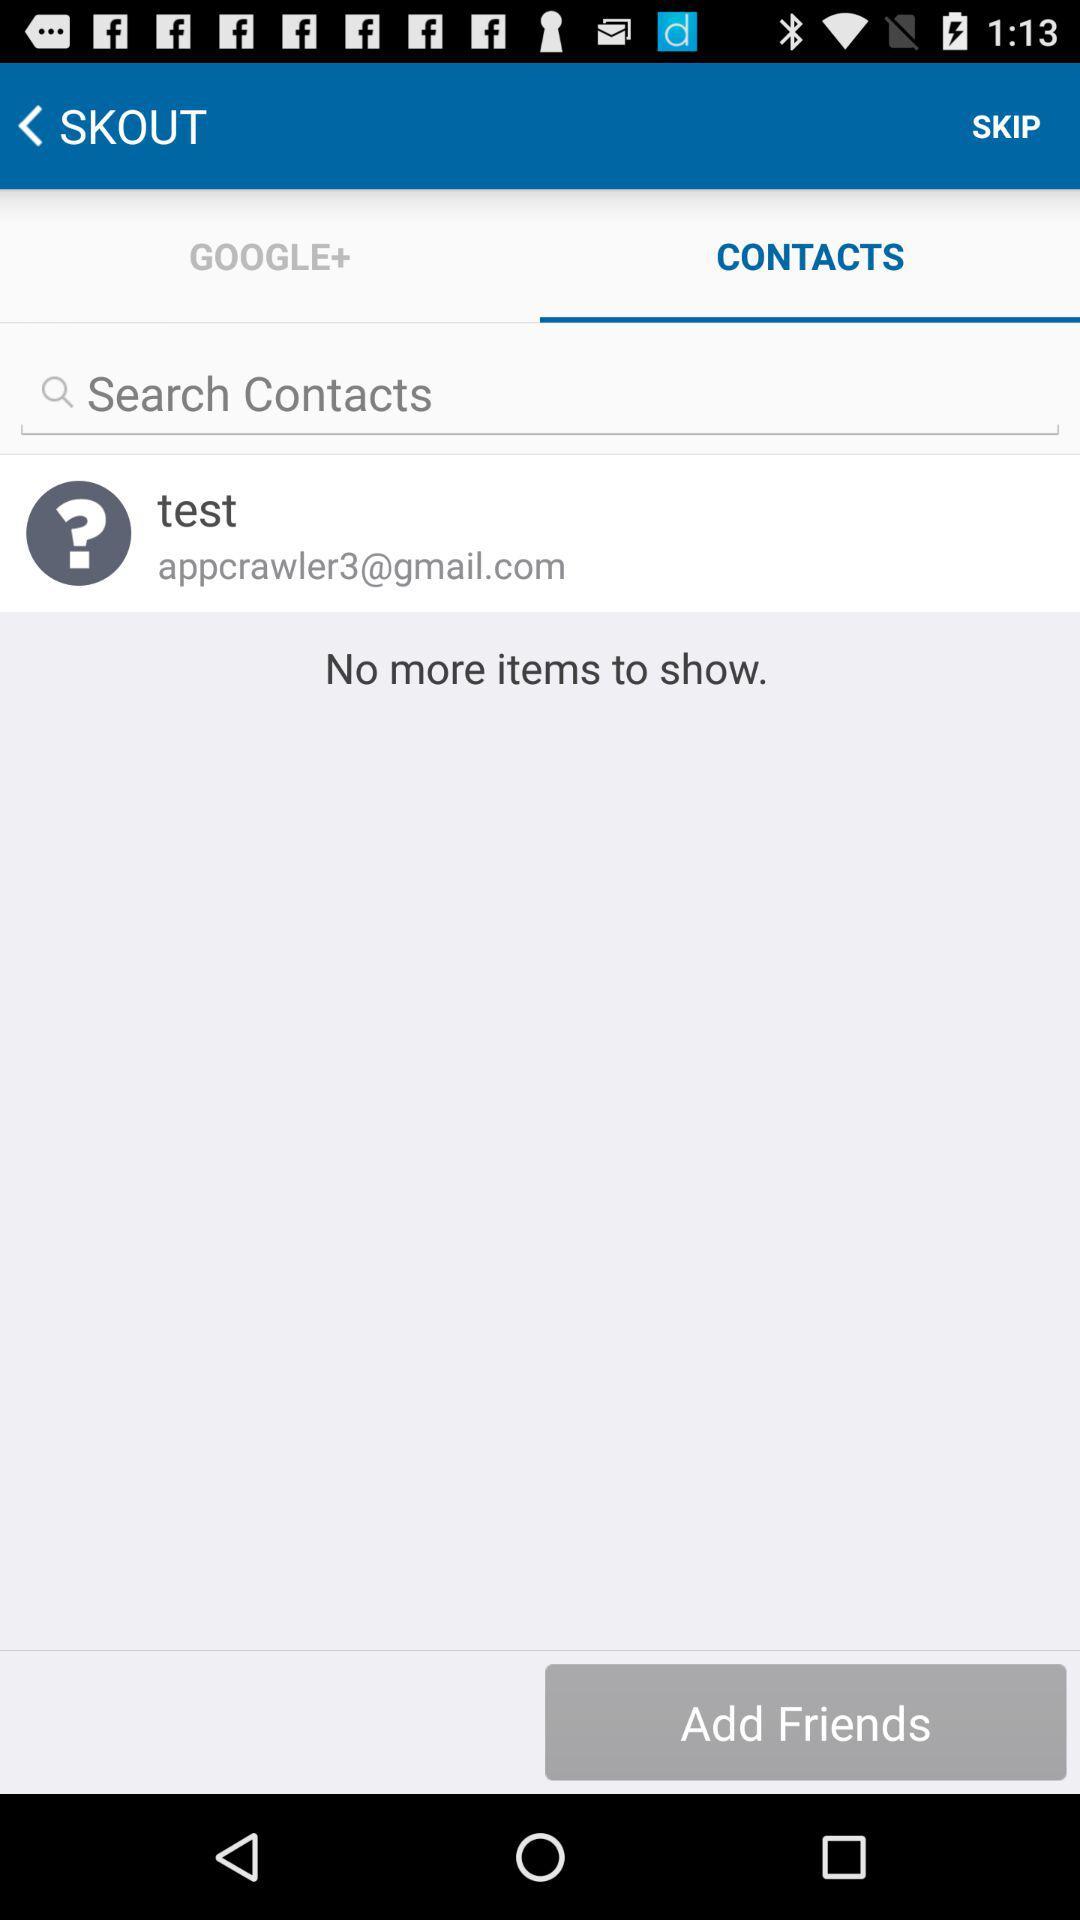 This screenshot has width=1080, height=1920. I want to click on the no more items icon, so click(540, 667).